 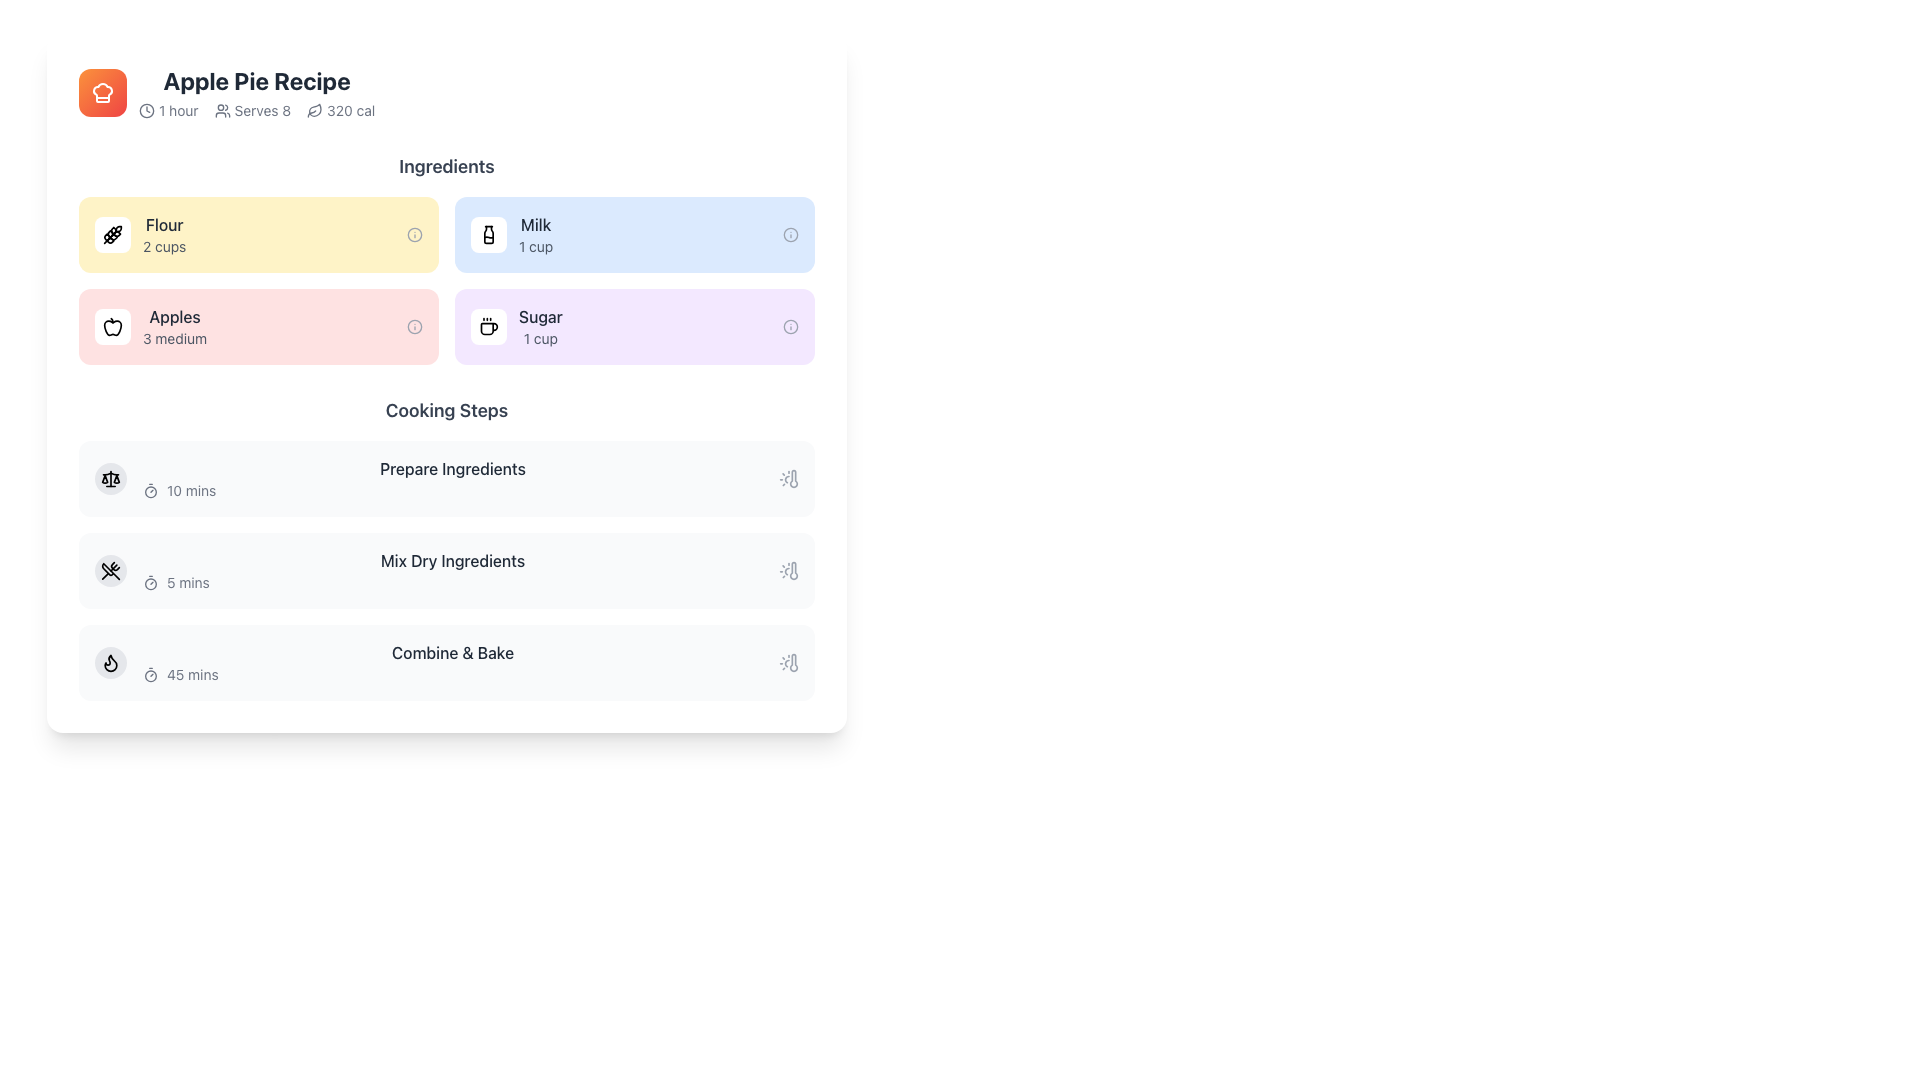 I want to click on the second step of the cooking instructions labeled 'Mix Dry Ingredients' with a timing indication of '5 mins', positioned between 'Prepare Ingredients' and 'Combine & Bake', so click(x=445, y=570).